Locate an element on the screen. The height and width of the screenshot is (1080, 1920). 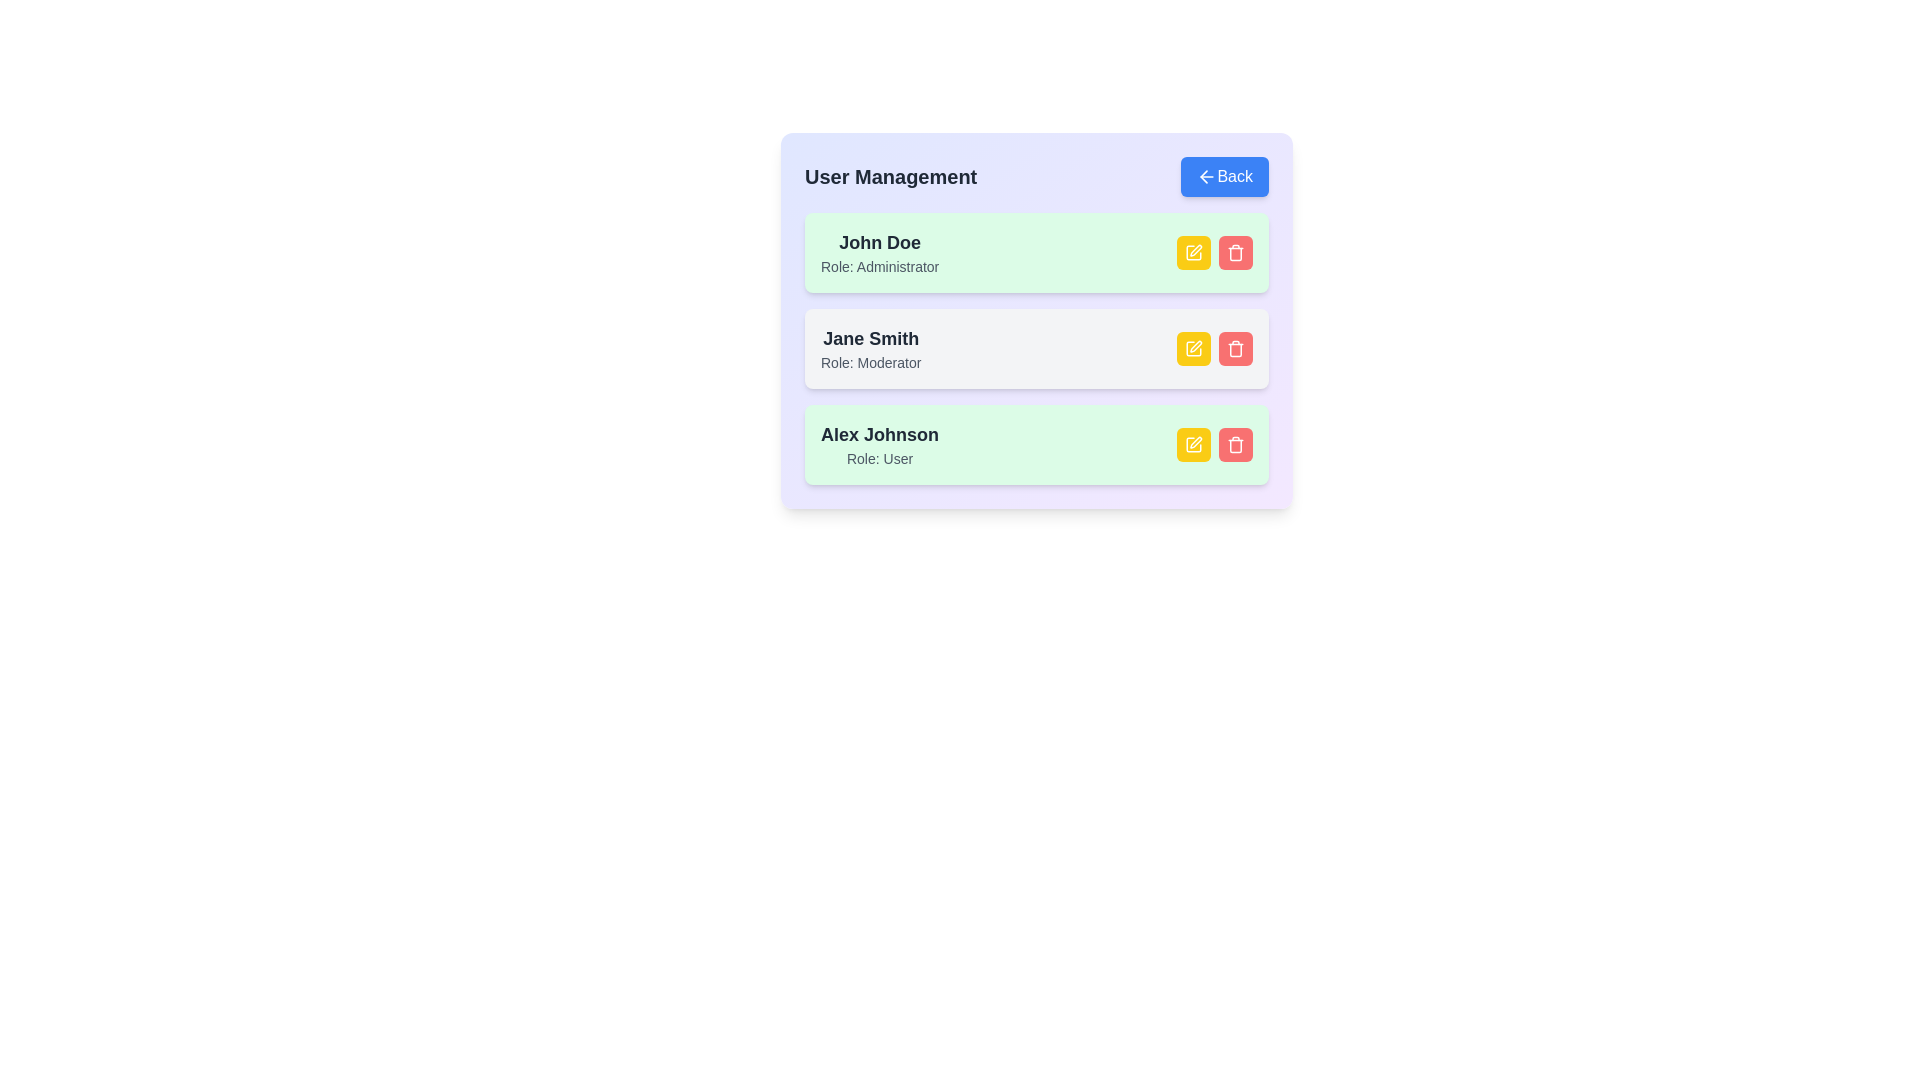
edit button for the user identified by Jane Smith is located at coordinates (1194, 347).